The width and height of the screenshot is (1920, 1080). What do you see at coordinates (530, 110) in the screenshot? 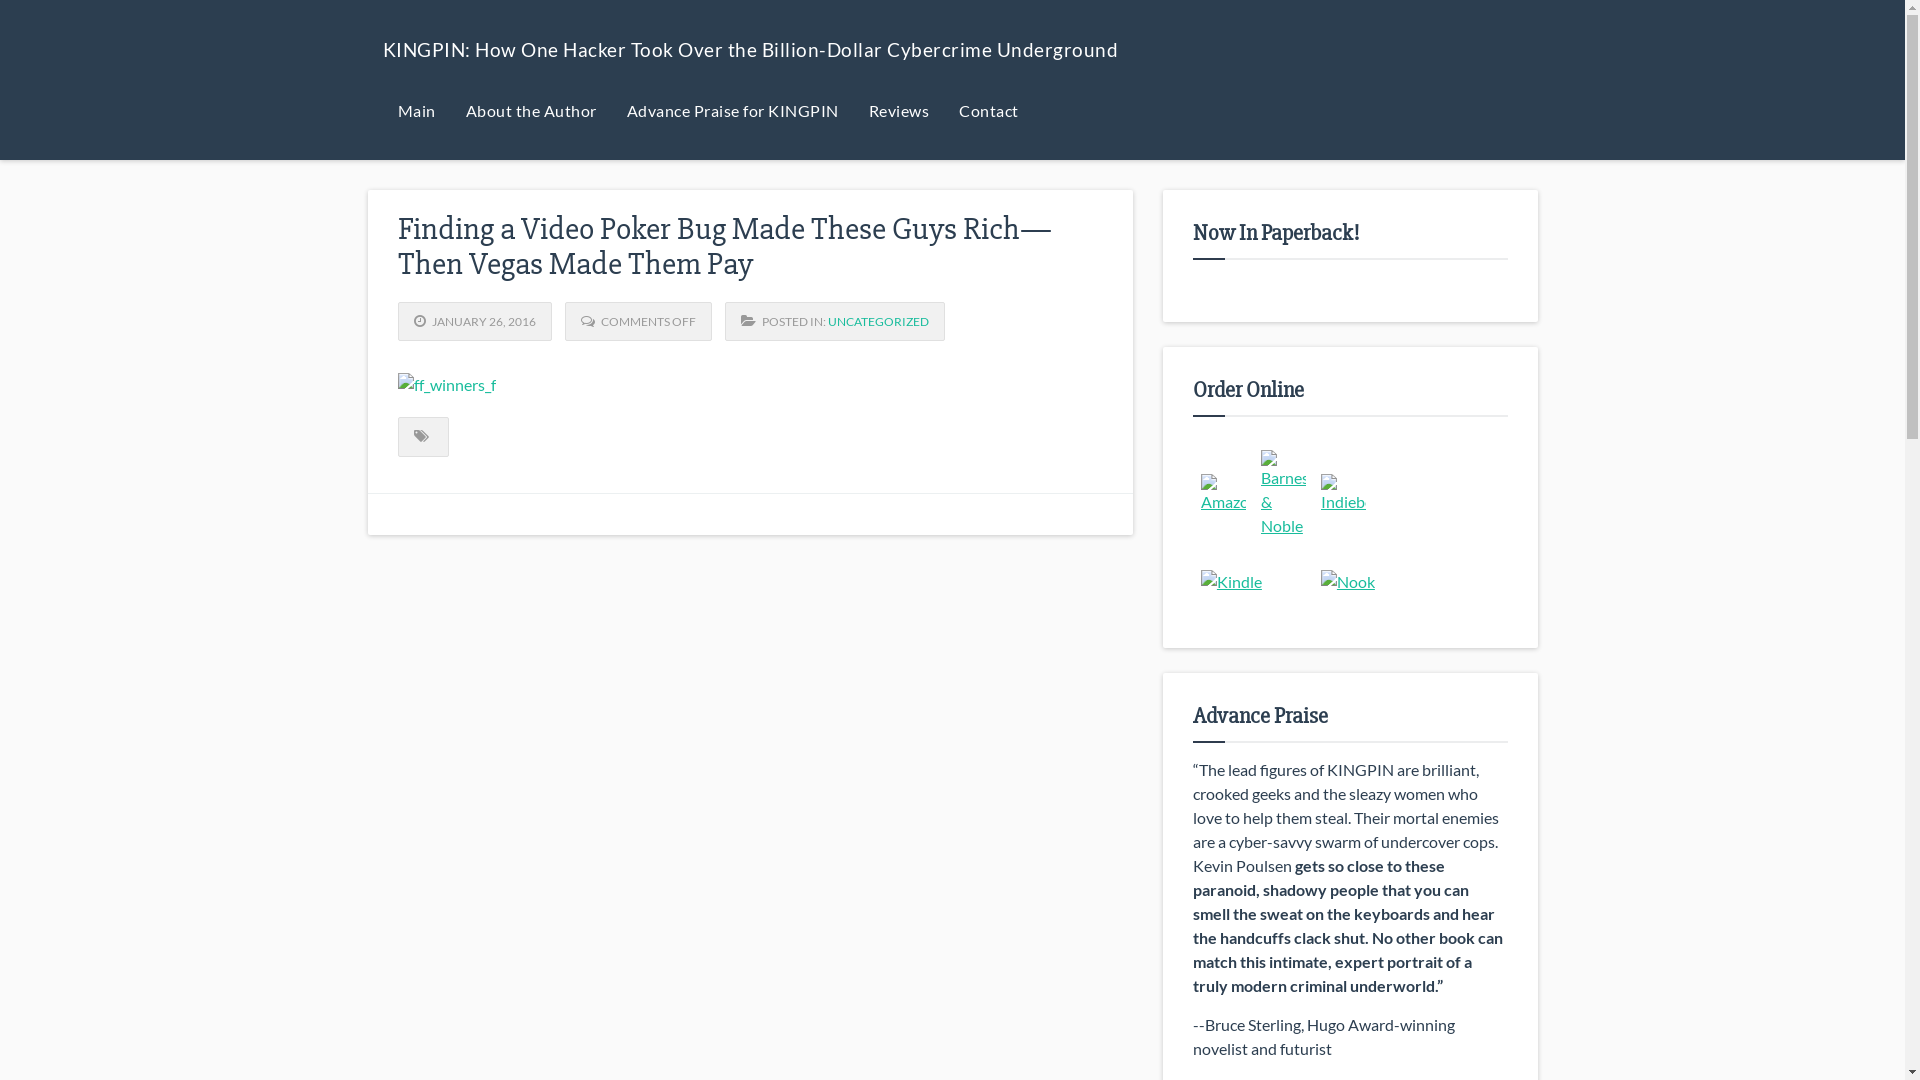
I see `'About the Author'` at bounding box center [530, 110].